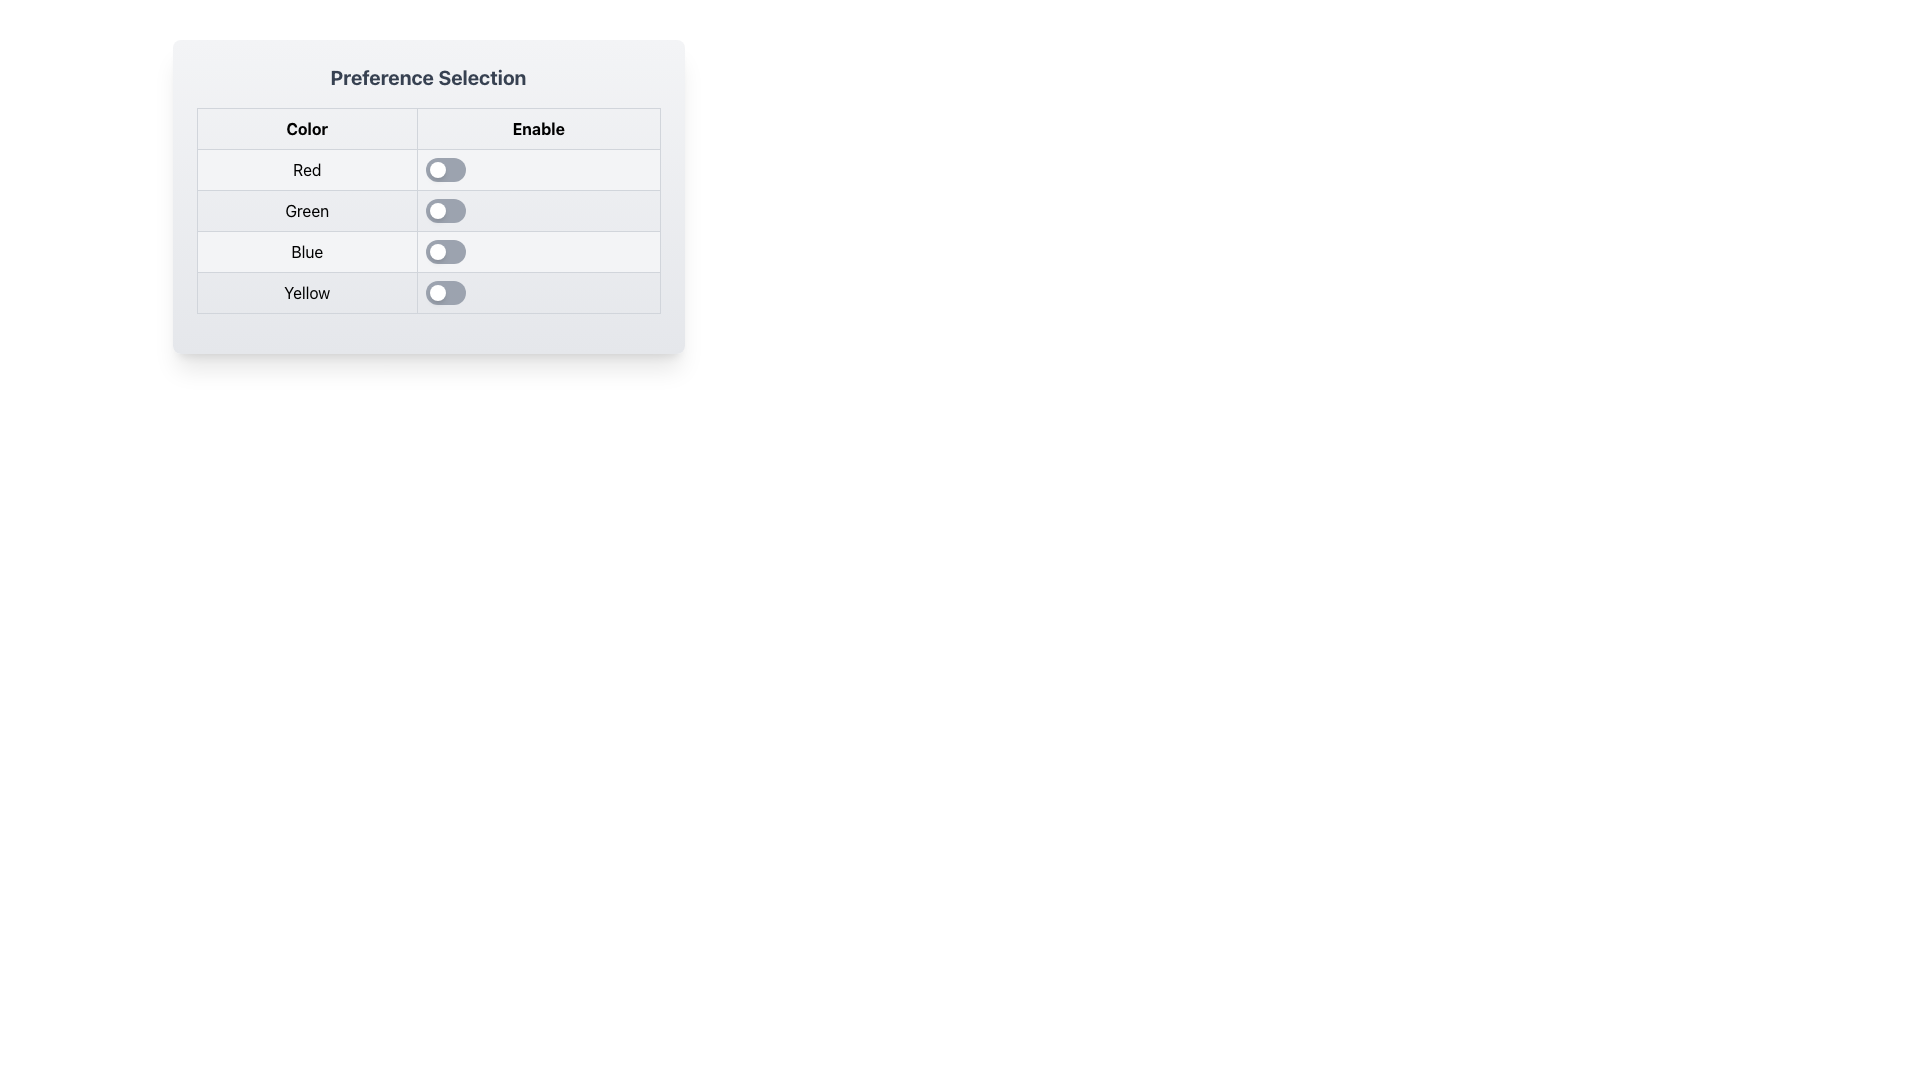 The height and width of the screenshot is (1080, 1920). I want to click on the 'Red' color label located in the first row of the table under the 'Color' column, which is adjacent to the toggle switch under the 'Enable' column, so click(306, 168).